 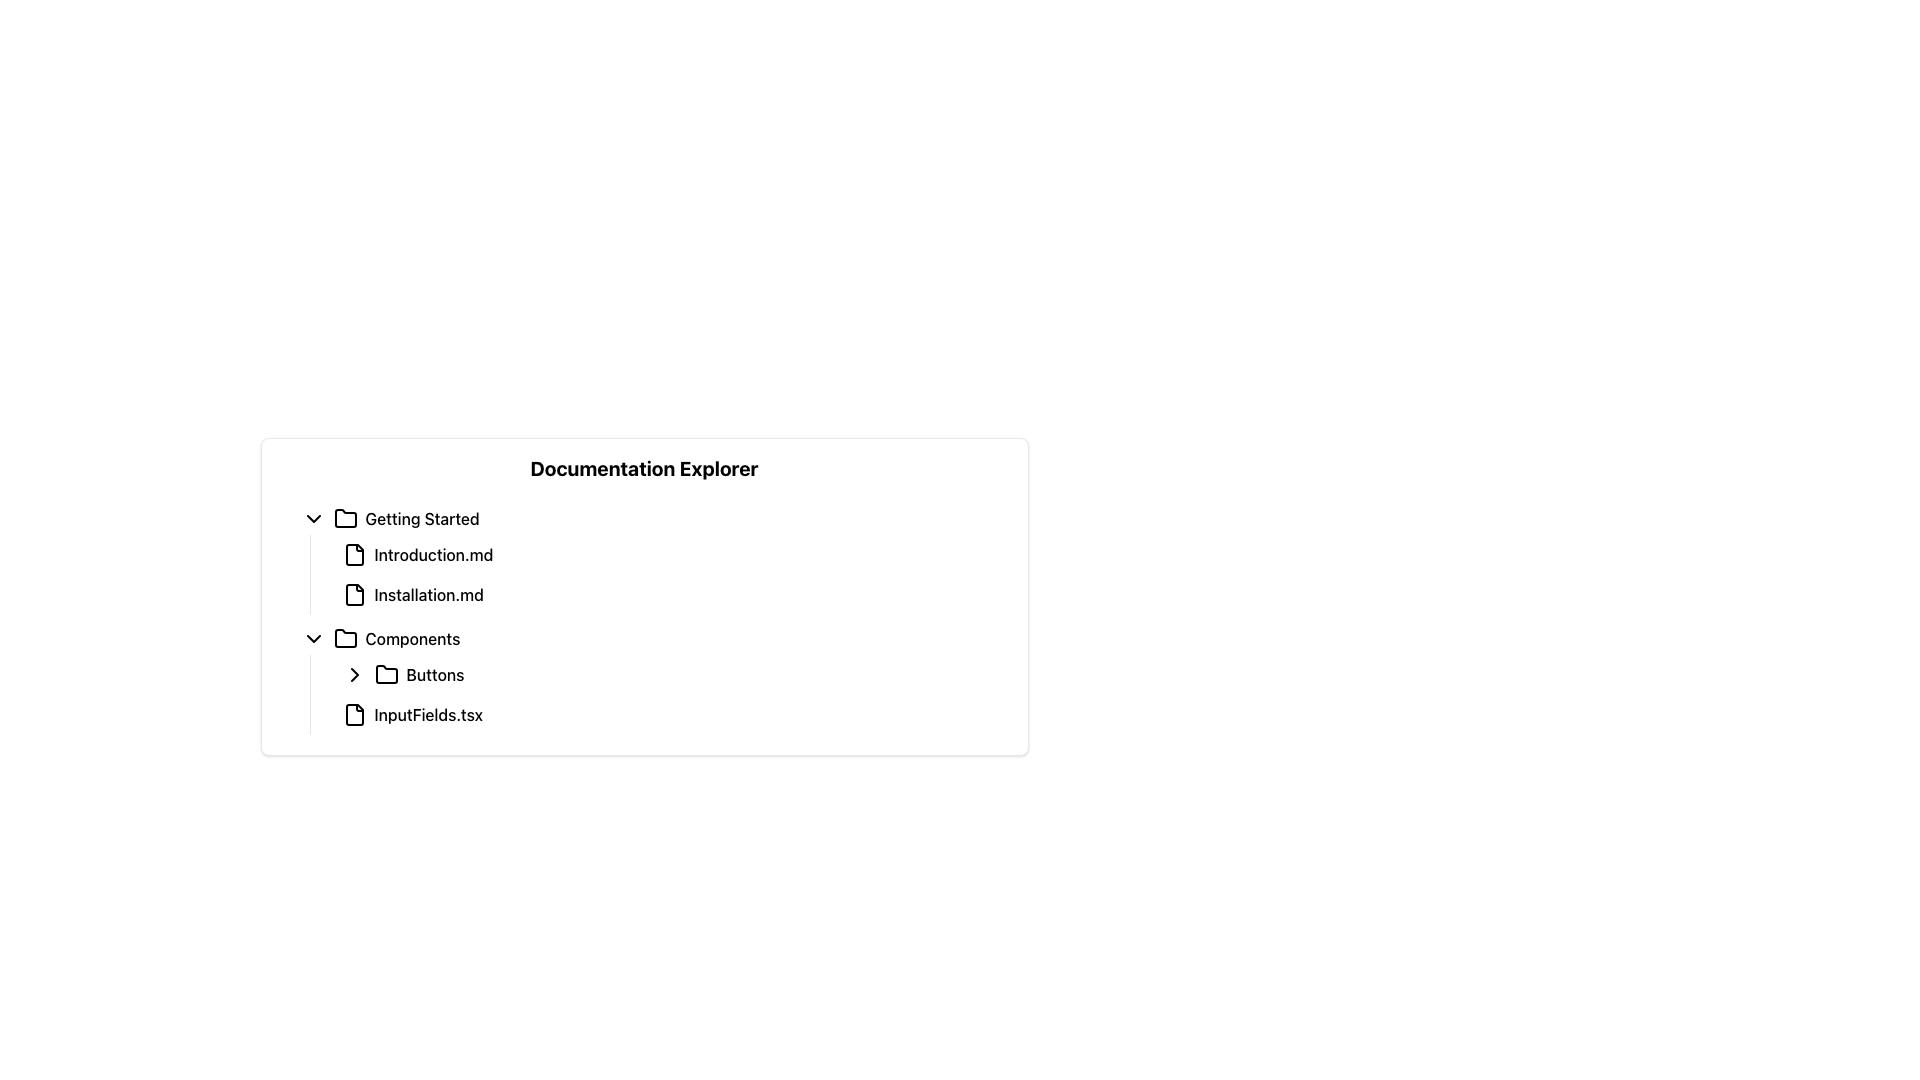 What do you see at coordinates (396, 639) in the screenshot?
I see `the 'Components' label with the folder icon in the 'Documentation Explorer' navigation menu, which is positioned under 'Getting Started'` at bounding box center [396, 639].